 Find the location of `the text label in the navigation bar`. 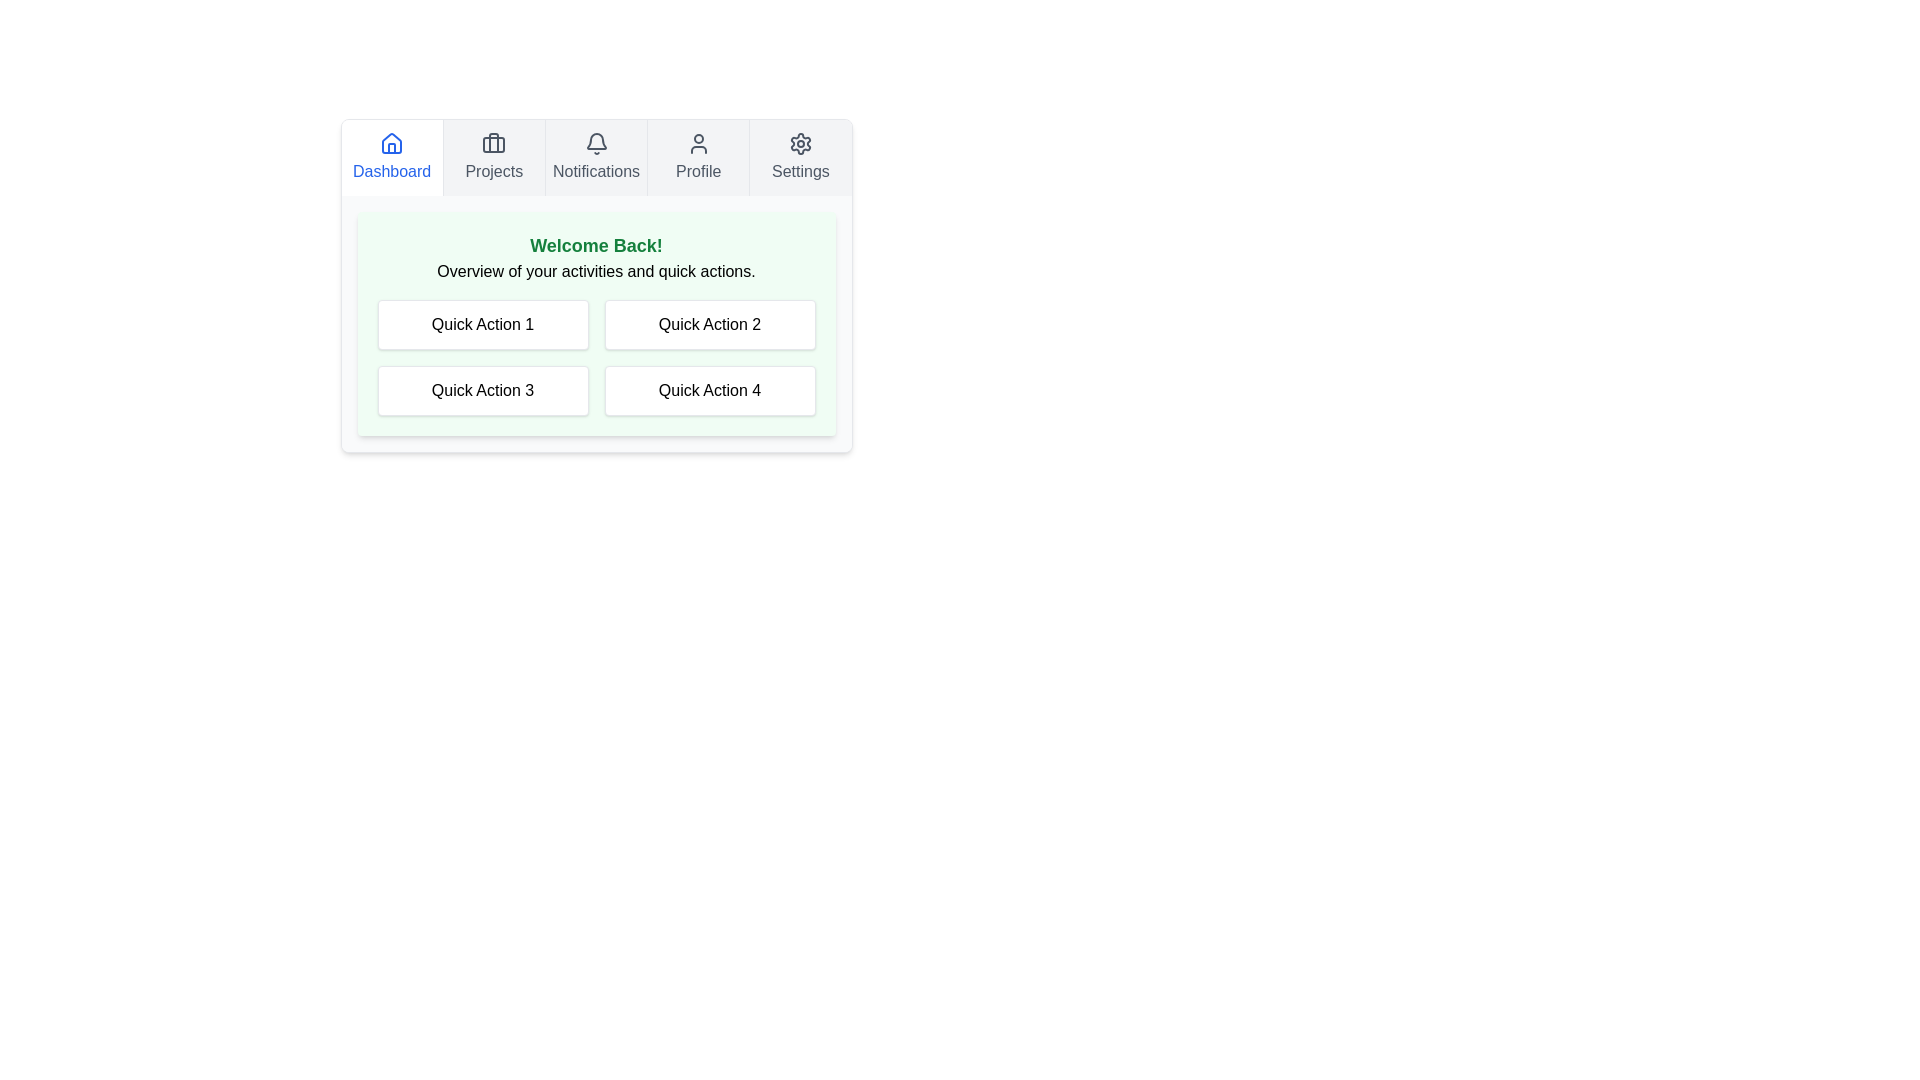

the text label in the navigation bar is located at coordinates (595, 171).